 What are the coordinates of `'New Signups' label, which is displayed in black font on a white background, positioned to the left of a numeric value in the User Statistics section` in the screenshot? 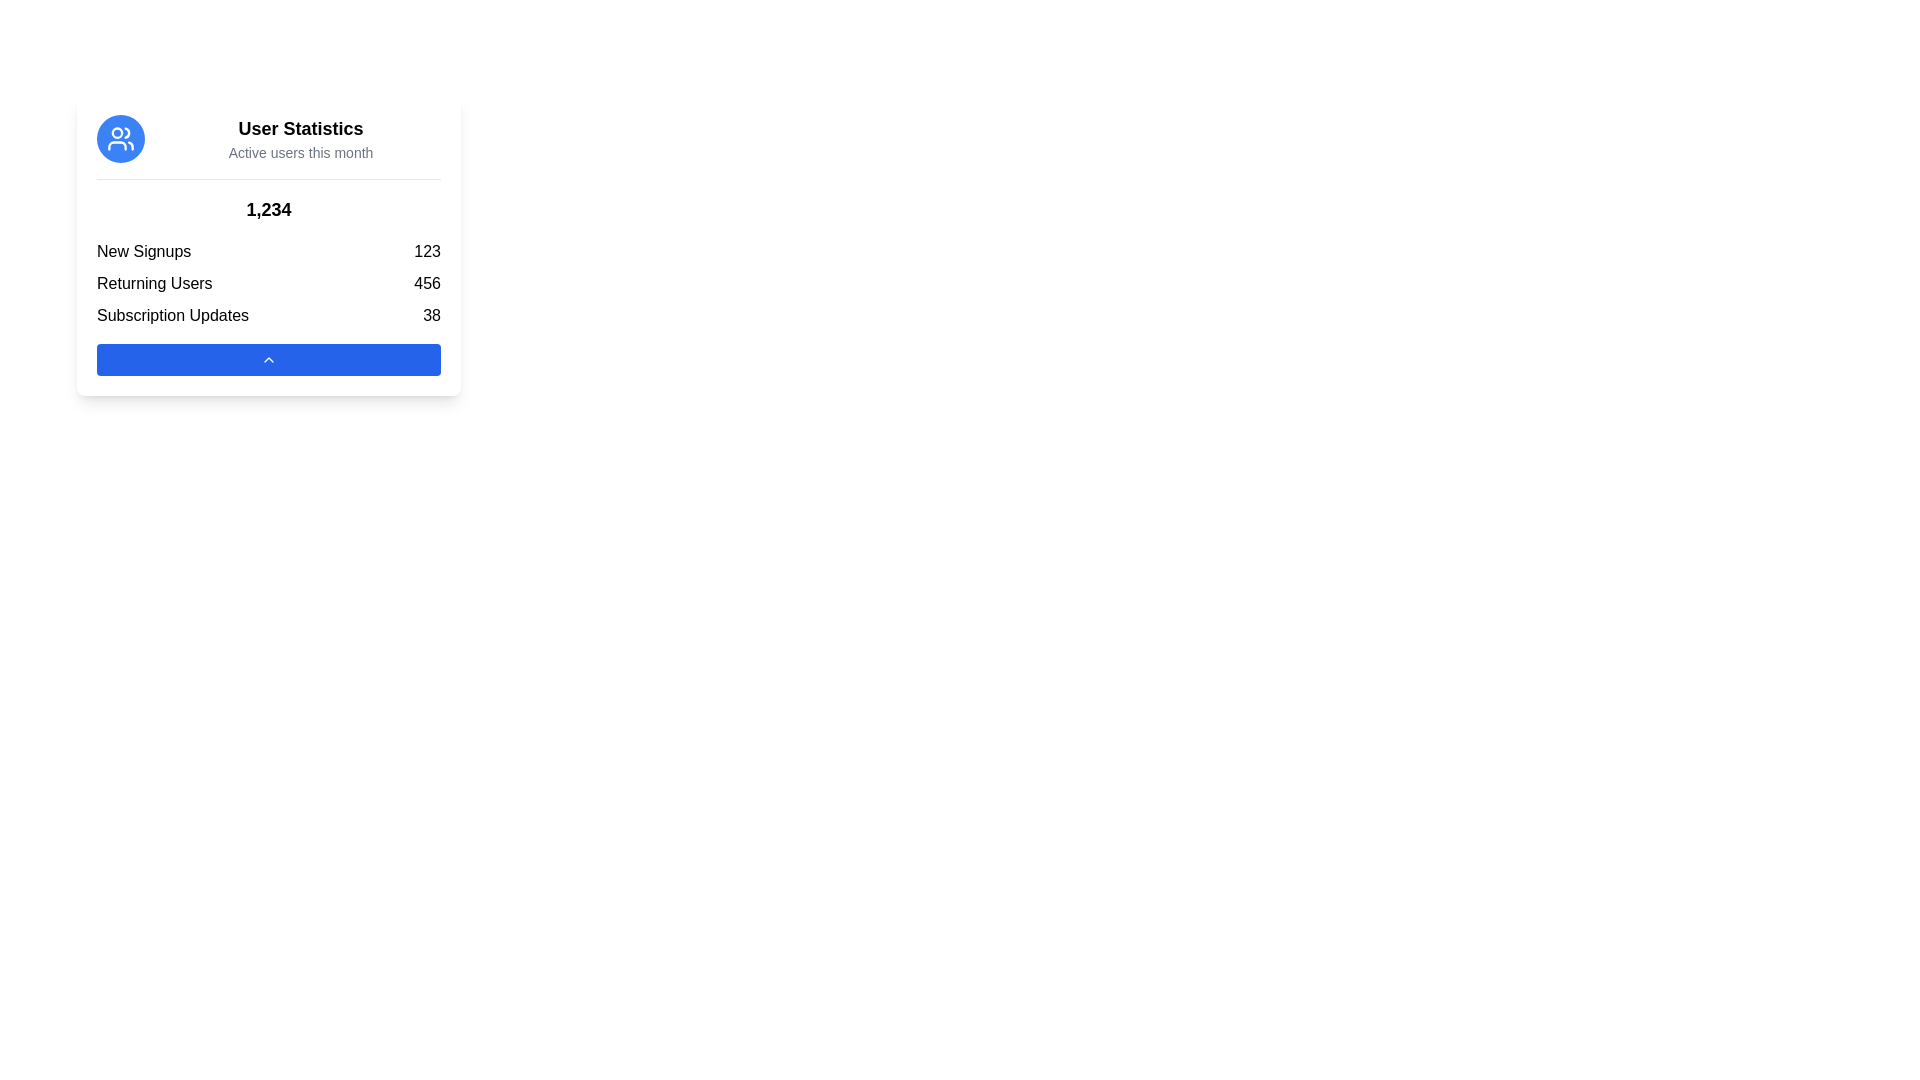 It's located at (143, 250).